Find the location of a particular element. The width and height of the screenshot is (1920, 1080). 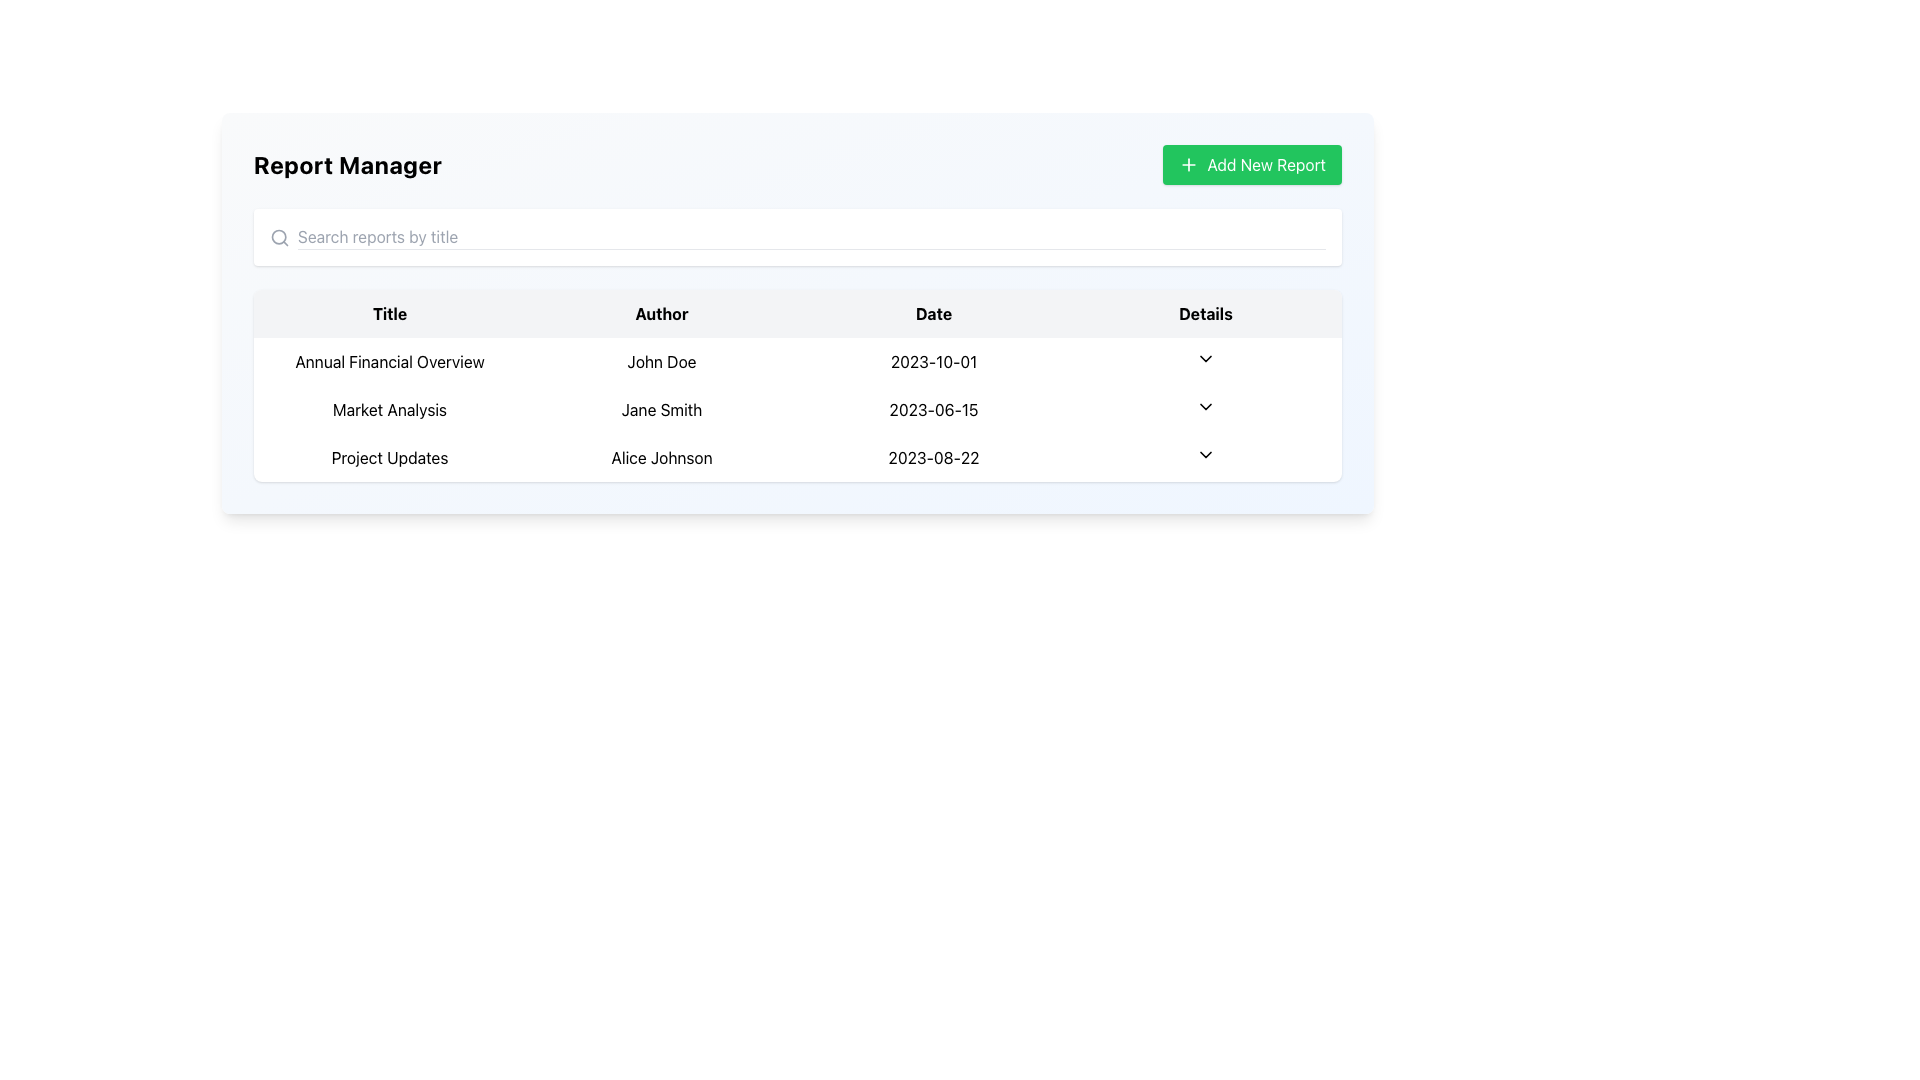

the text label displaying 'Market Analysis' located in the second row of the table under the 'Title' column is located at coordinates (389, 408).